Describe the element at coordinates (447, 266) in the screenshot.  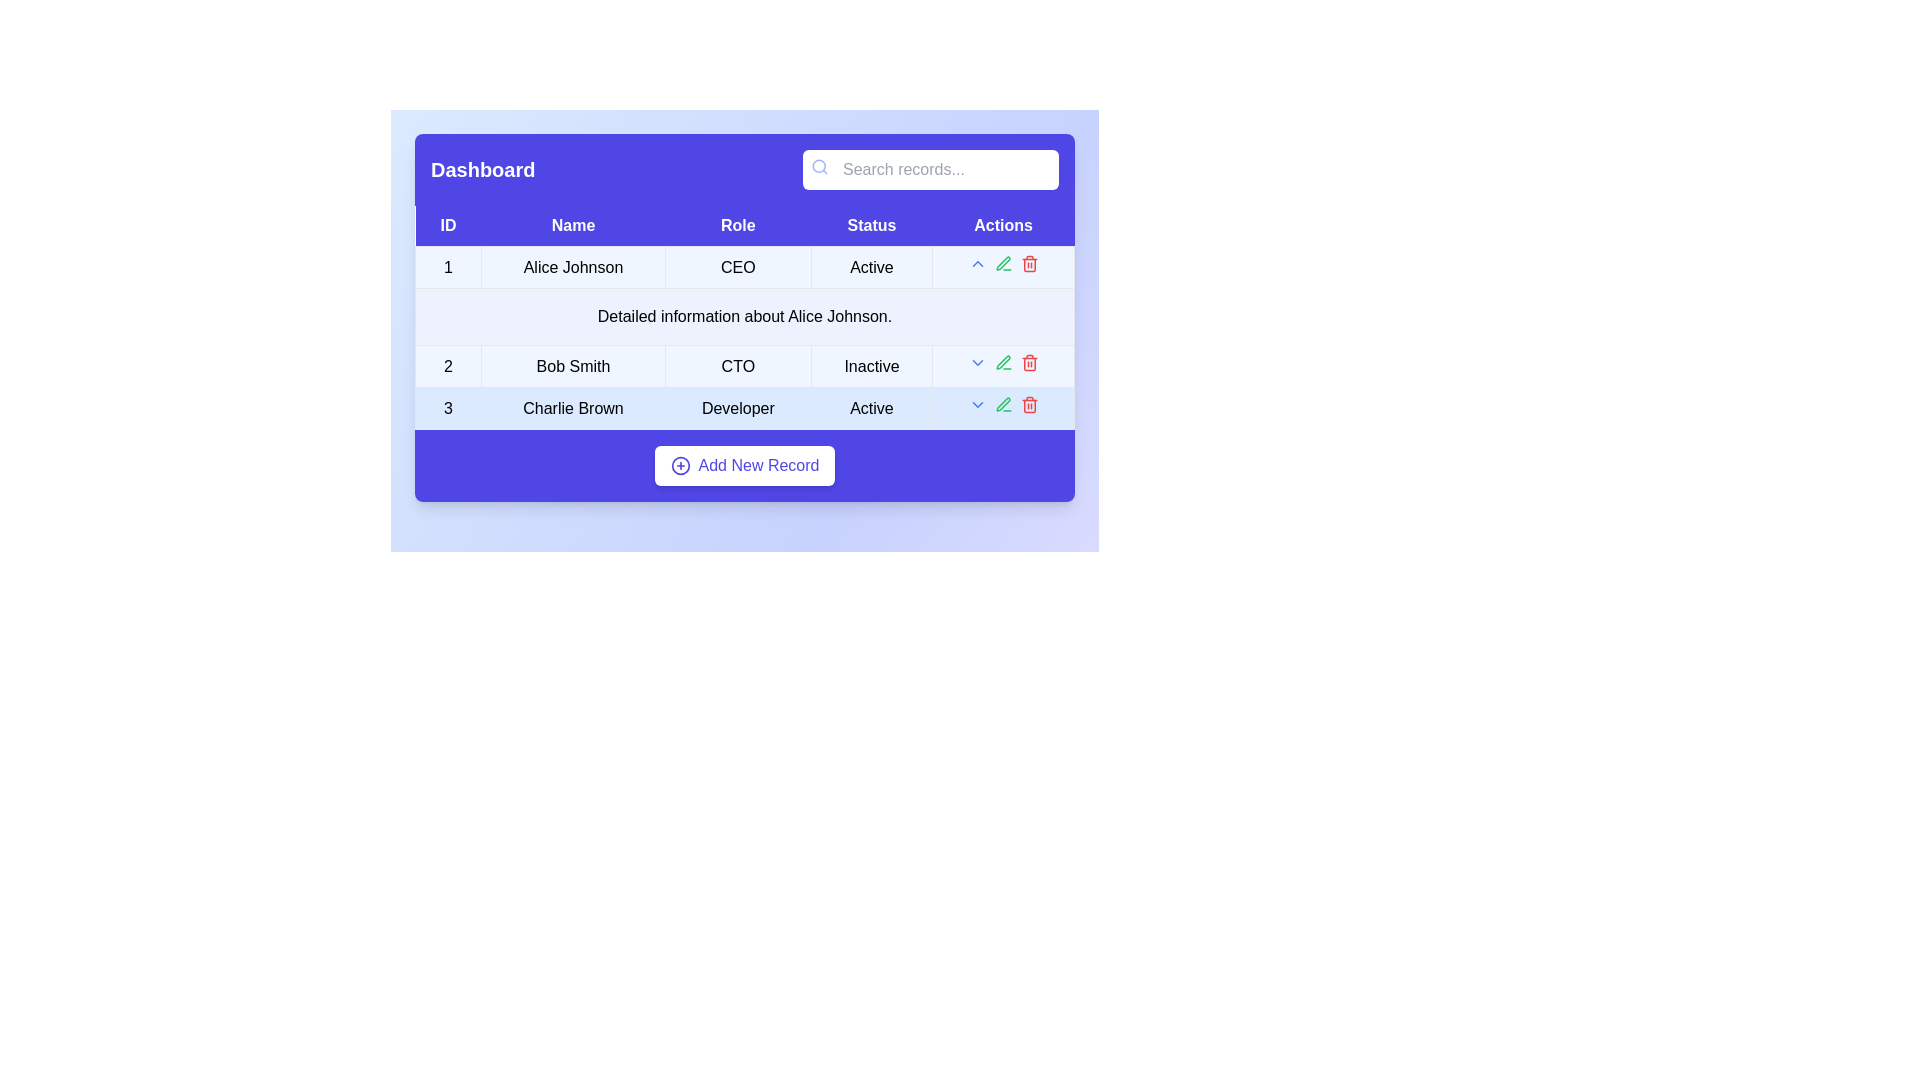
I see `the number '1' displayed in black color within the first column of a table` at that location.